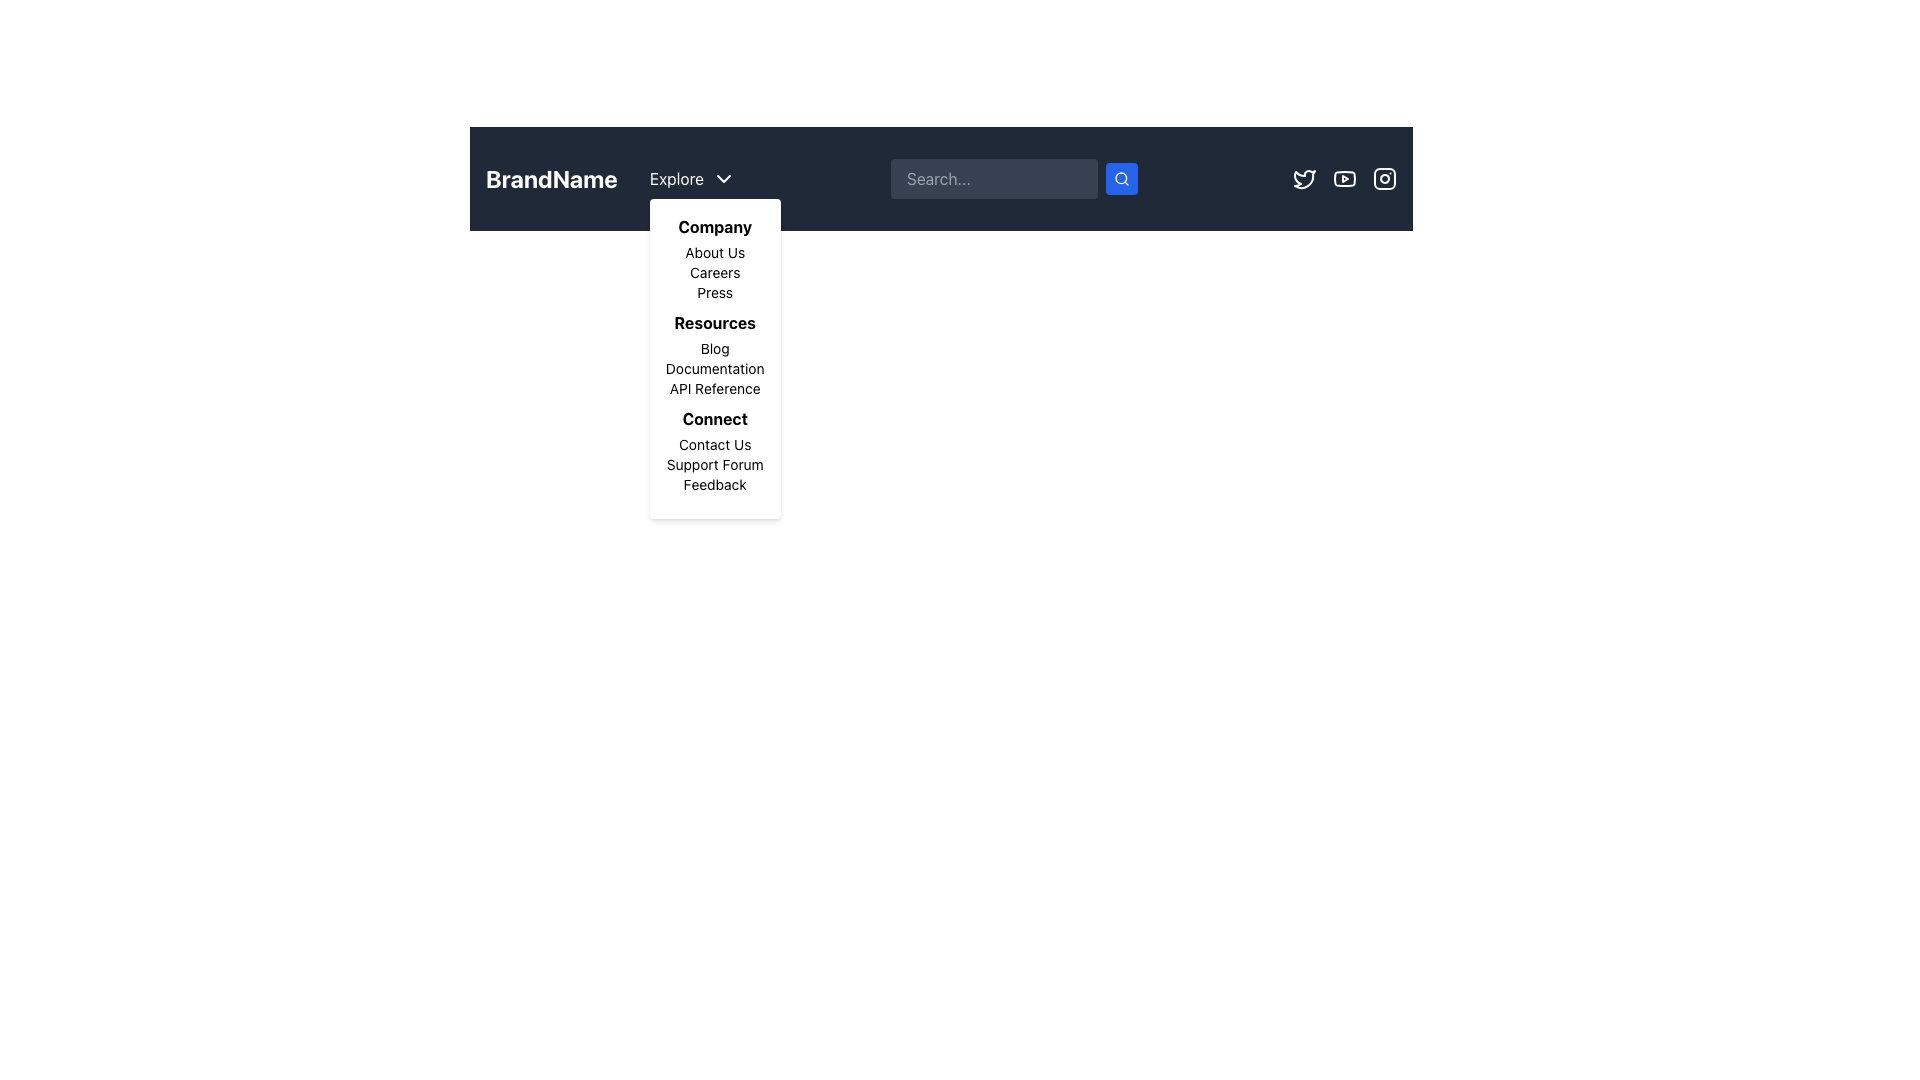 This screenshot has width=1920, height=1080. I want to click on the Dropdown Menu located below the 'Explore' button in the navigation bar, which provides access to links such as 'About Us', 'Blog', and 'Contact Us', so click(715, 357).